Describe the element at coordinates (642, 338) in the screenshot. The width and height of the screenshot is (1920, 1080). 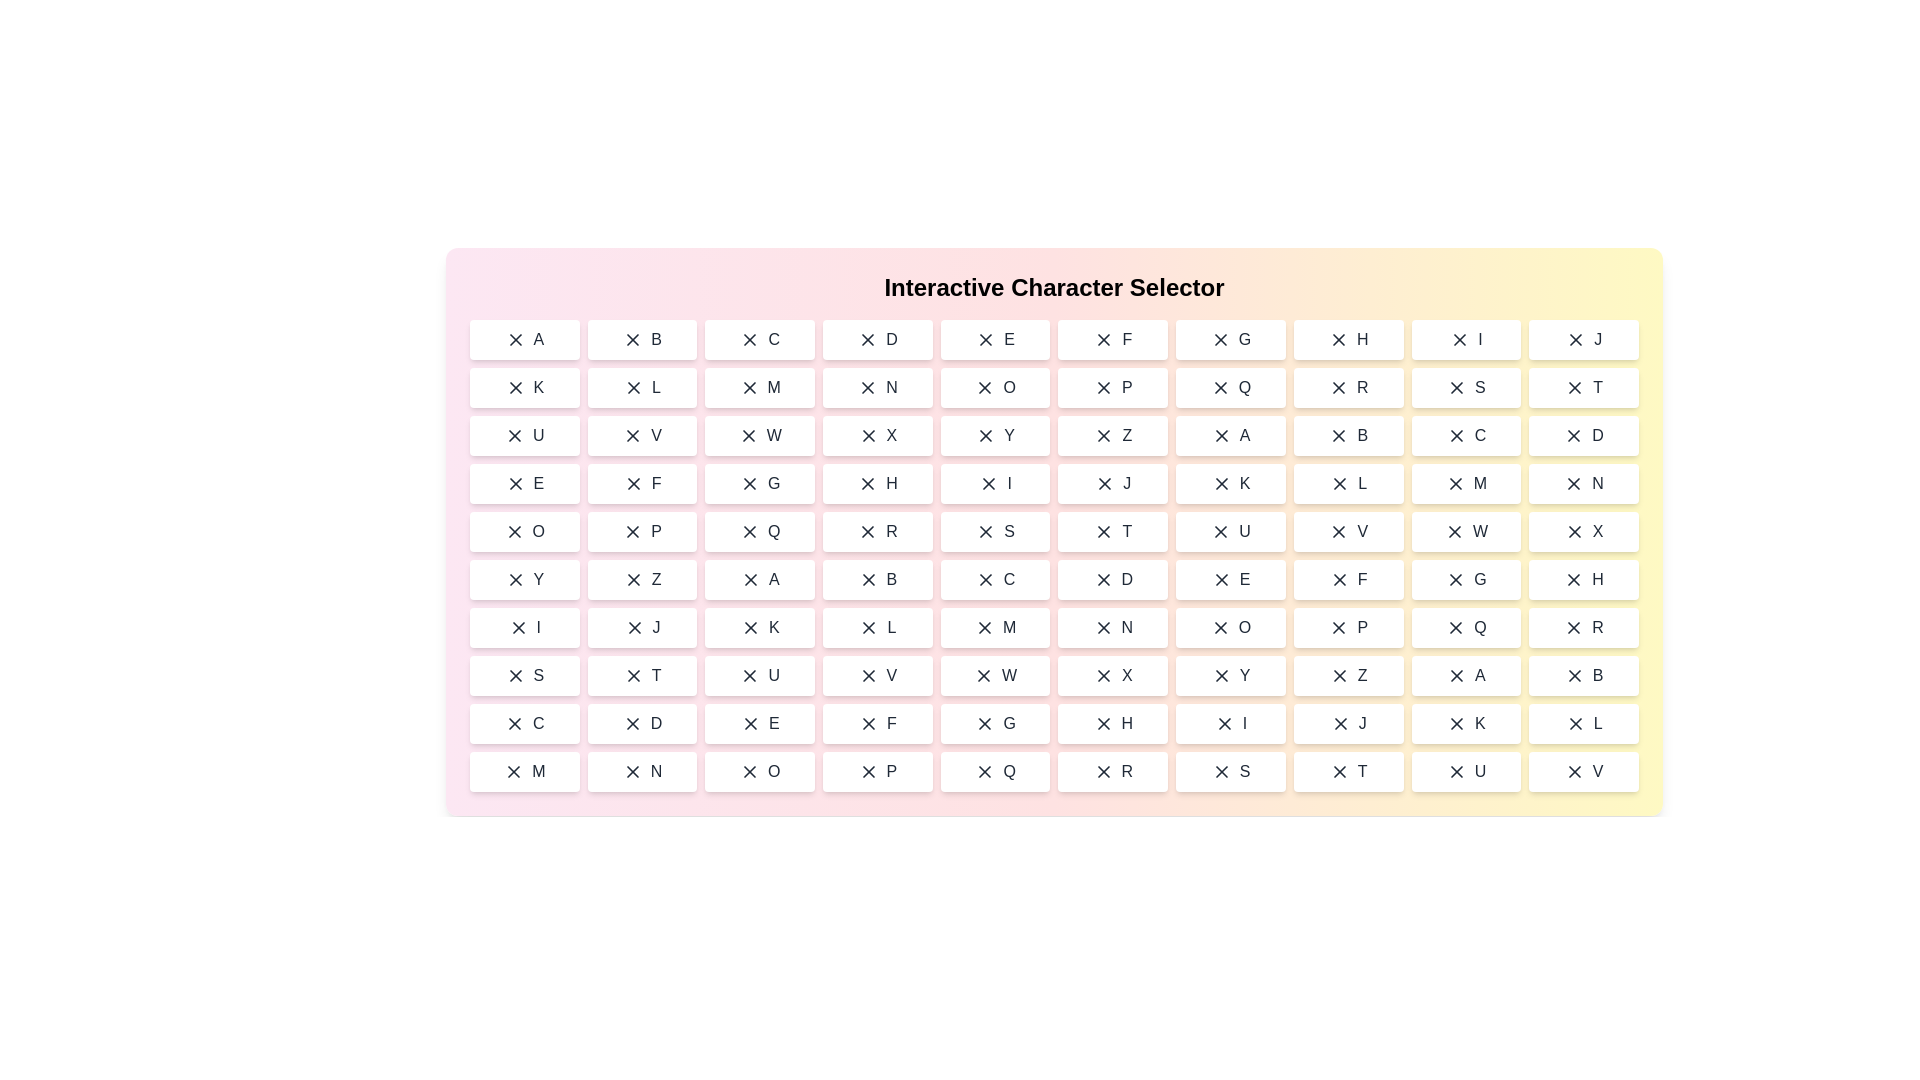
I see `the character B in the grid to observe the hover effect` at that location.